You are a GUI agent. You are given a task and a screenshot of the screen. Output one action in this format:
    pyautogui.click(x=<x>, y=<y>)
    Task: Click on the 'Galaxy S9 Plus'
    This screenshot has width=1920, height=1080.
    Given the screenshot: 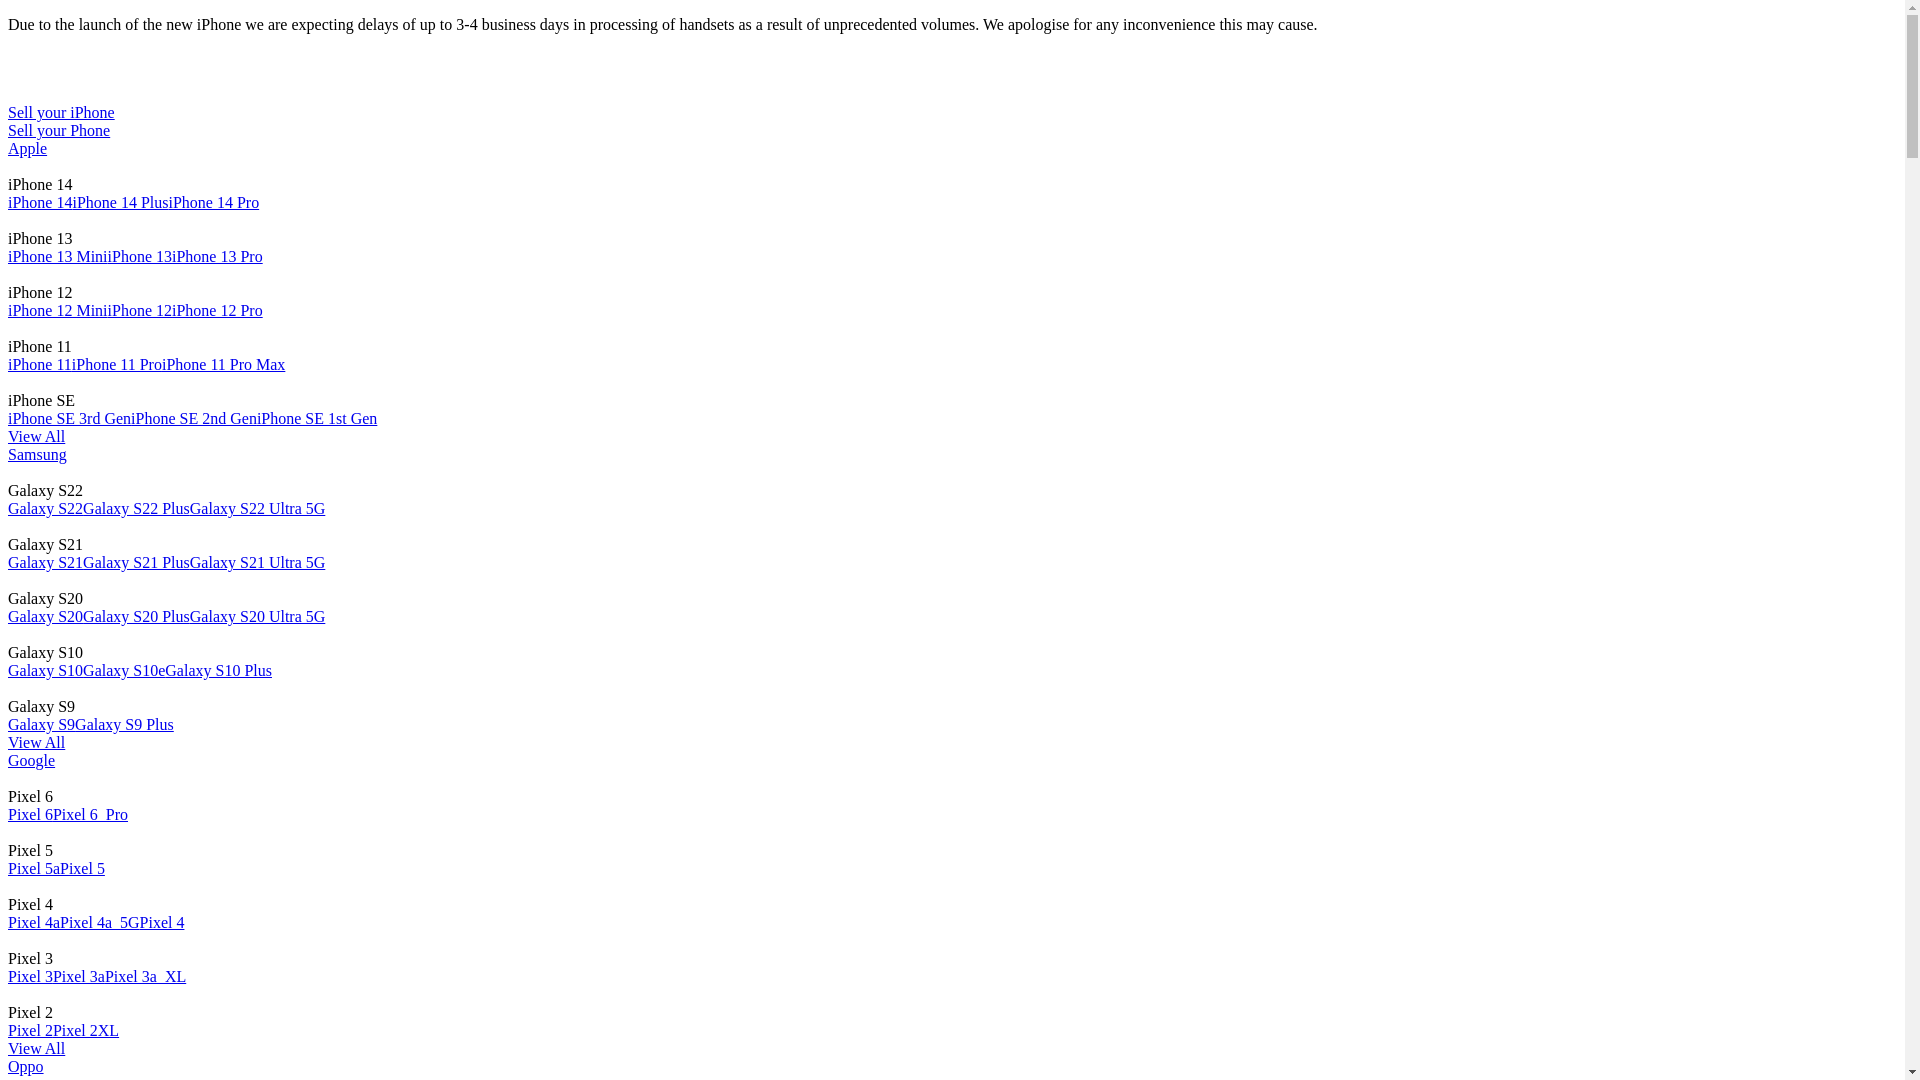 What is the action you would take?
    pyautogui.click(x=123, y=724)
    